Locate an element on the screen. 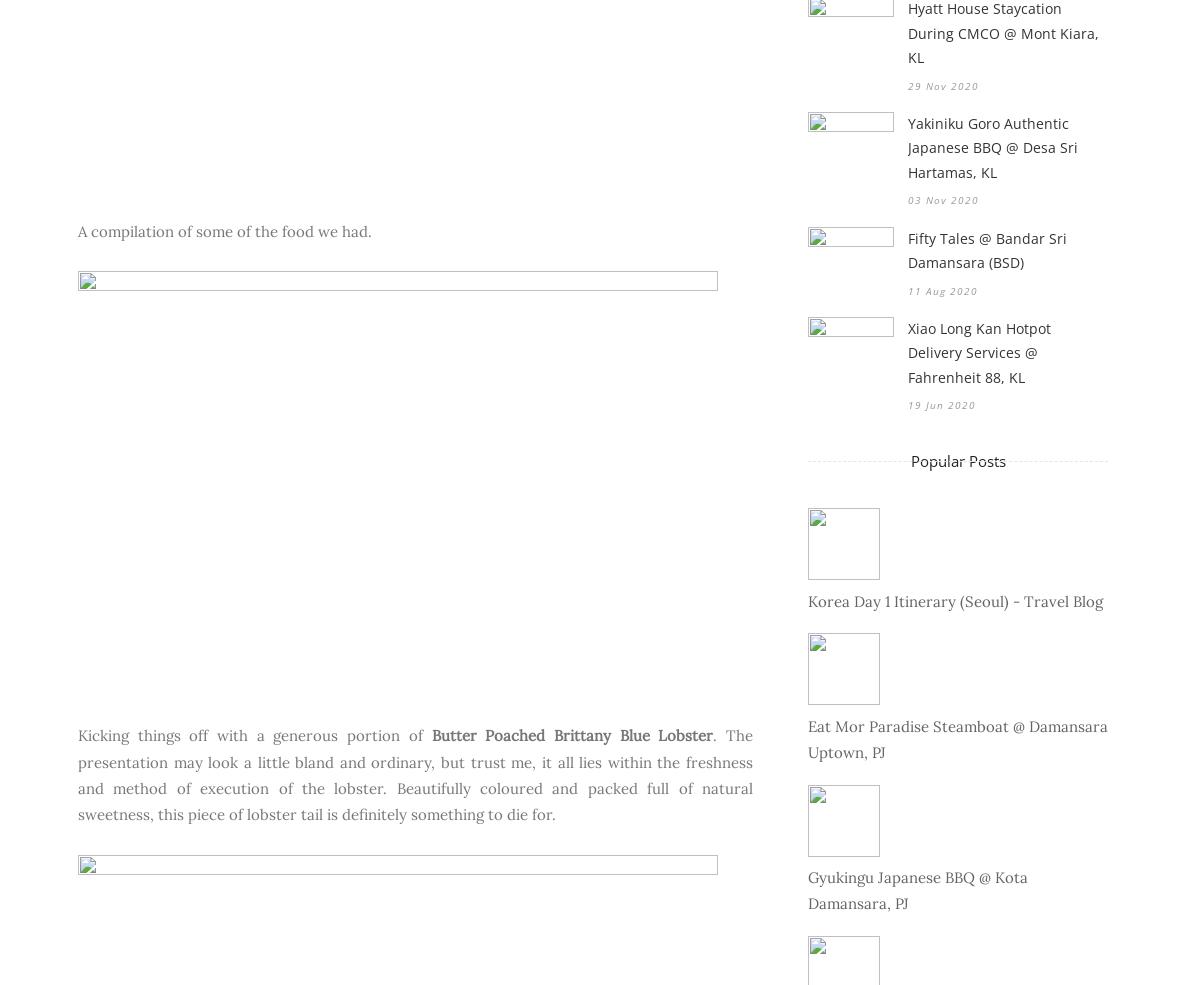  'A compilation of some of the food we had.' is located at coordinates (227, 229).